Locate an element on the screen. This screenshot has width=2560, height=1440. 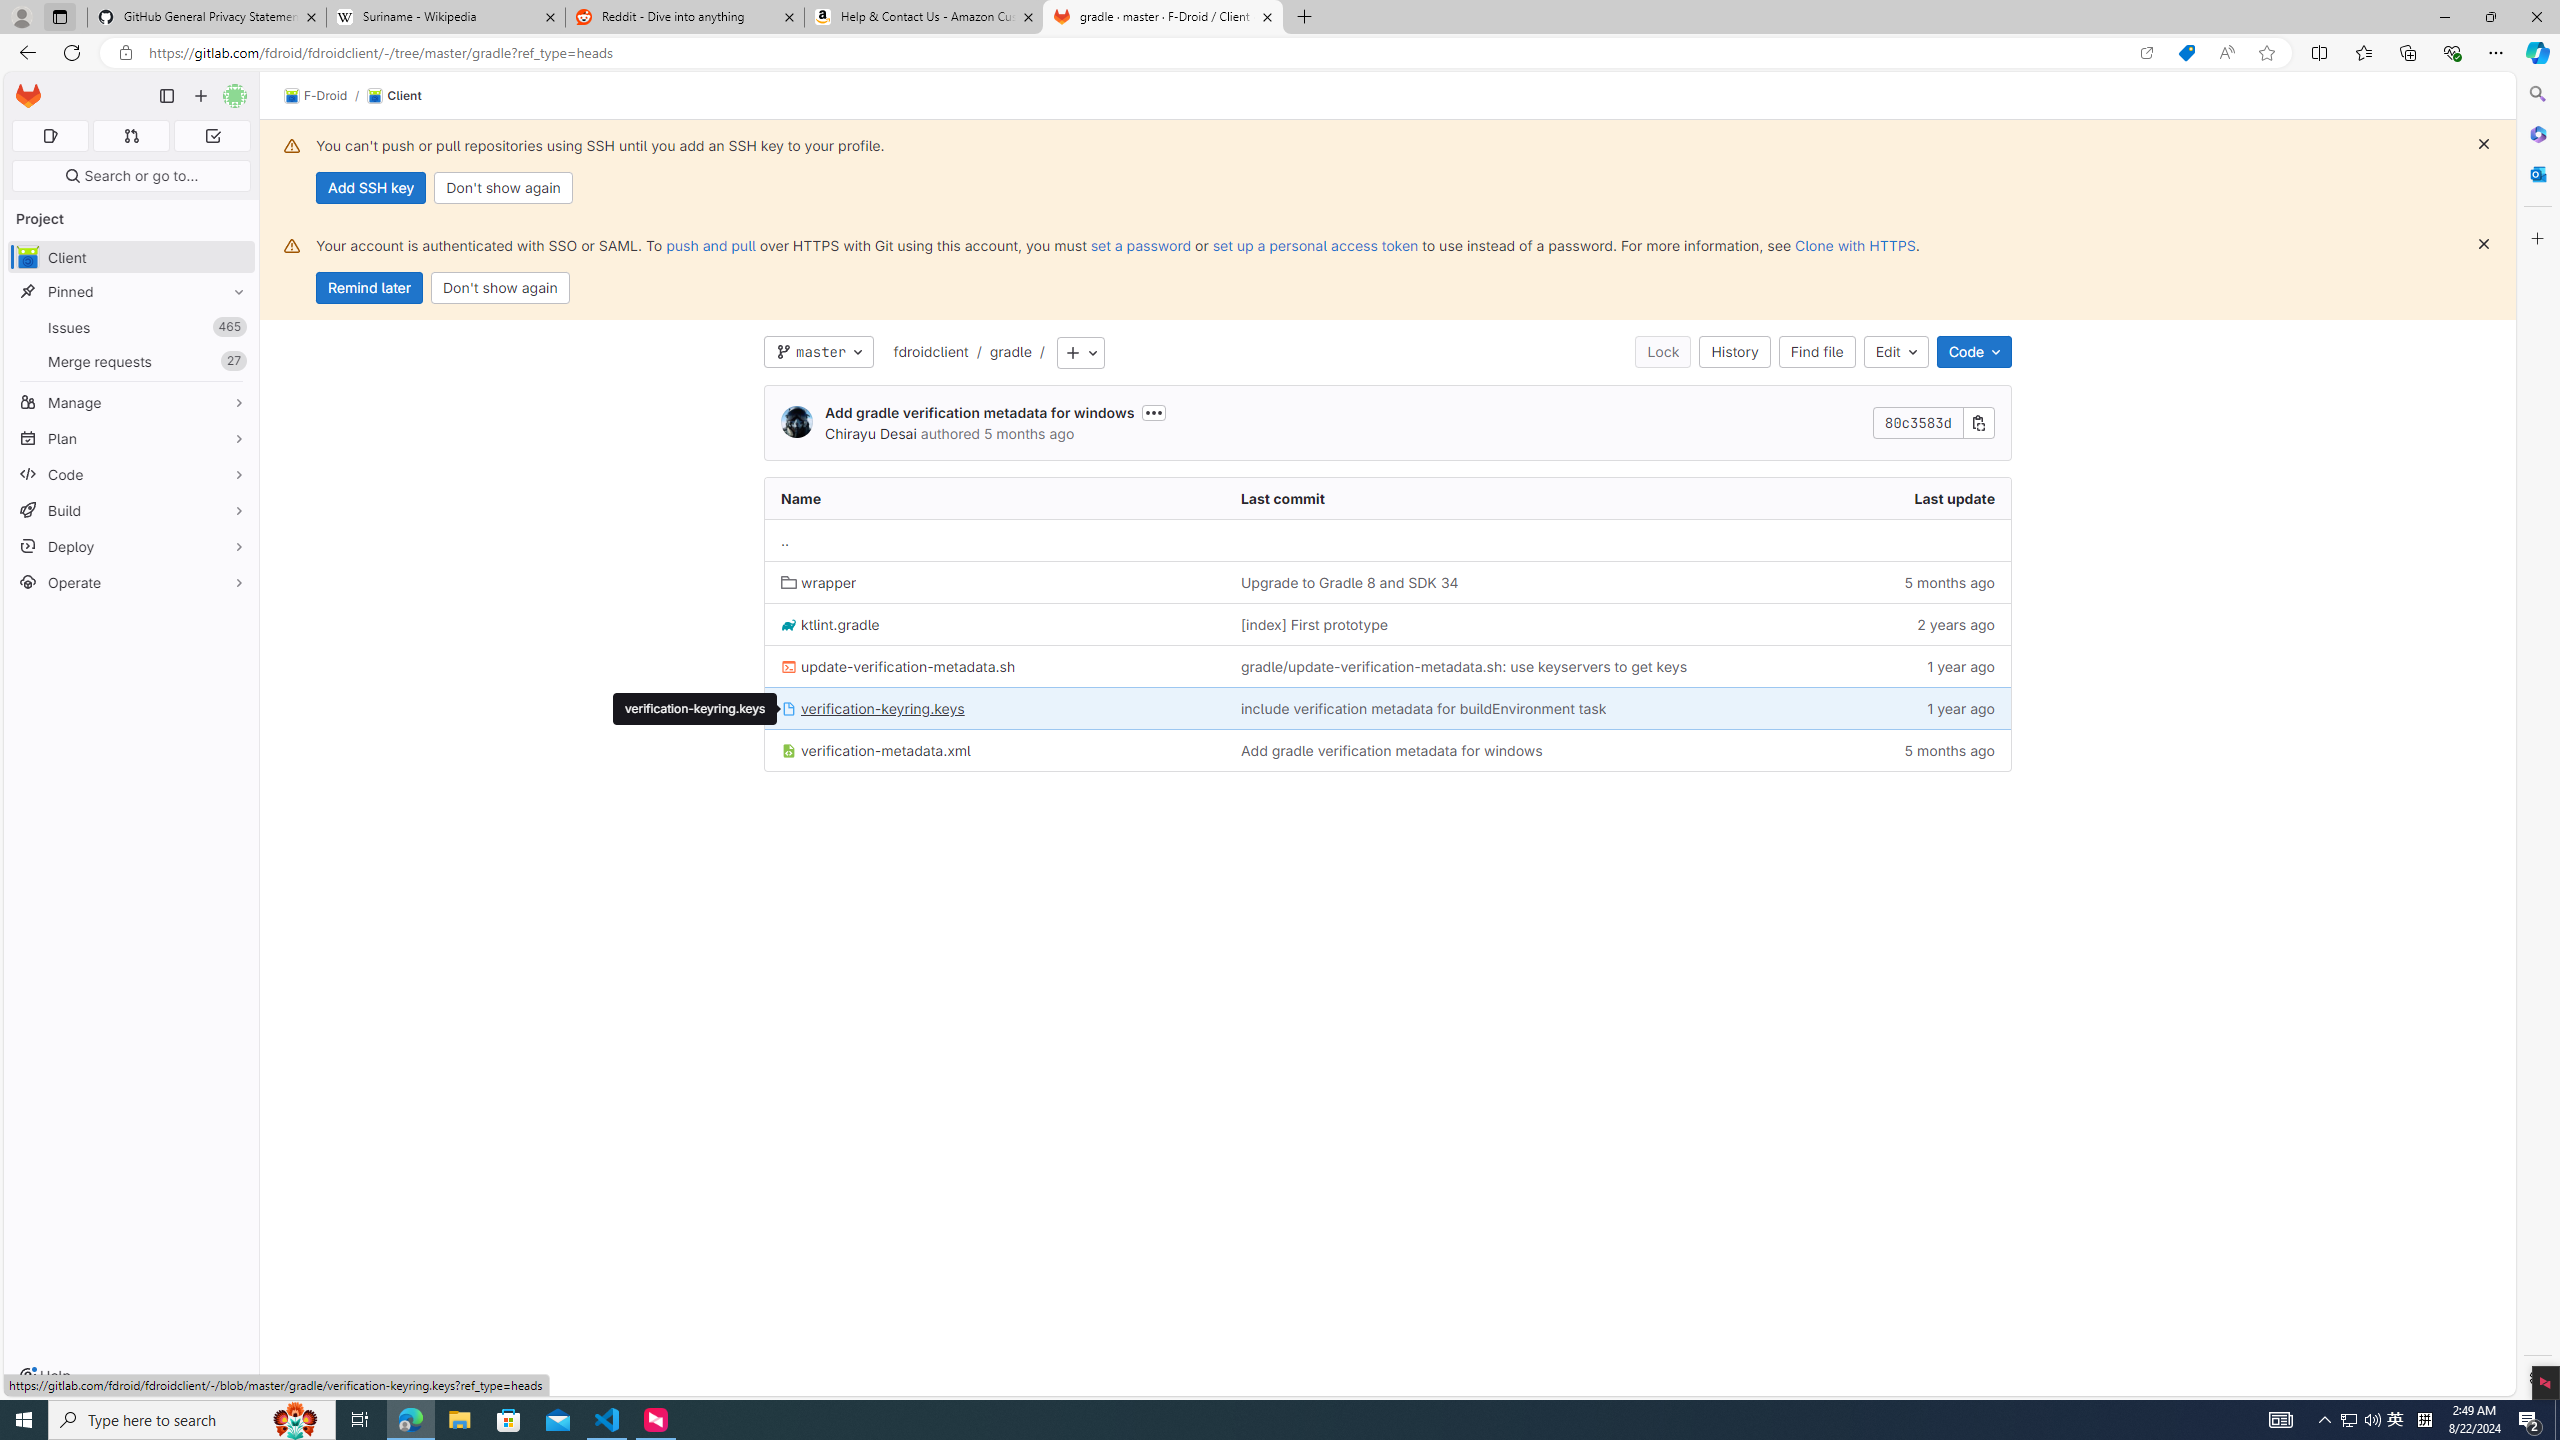
'Pinned' is located at coordinates (130, 291).